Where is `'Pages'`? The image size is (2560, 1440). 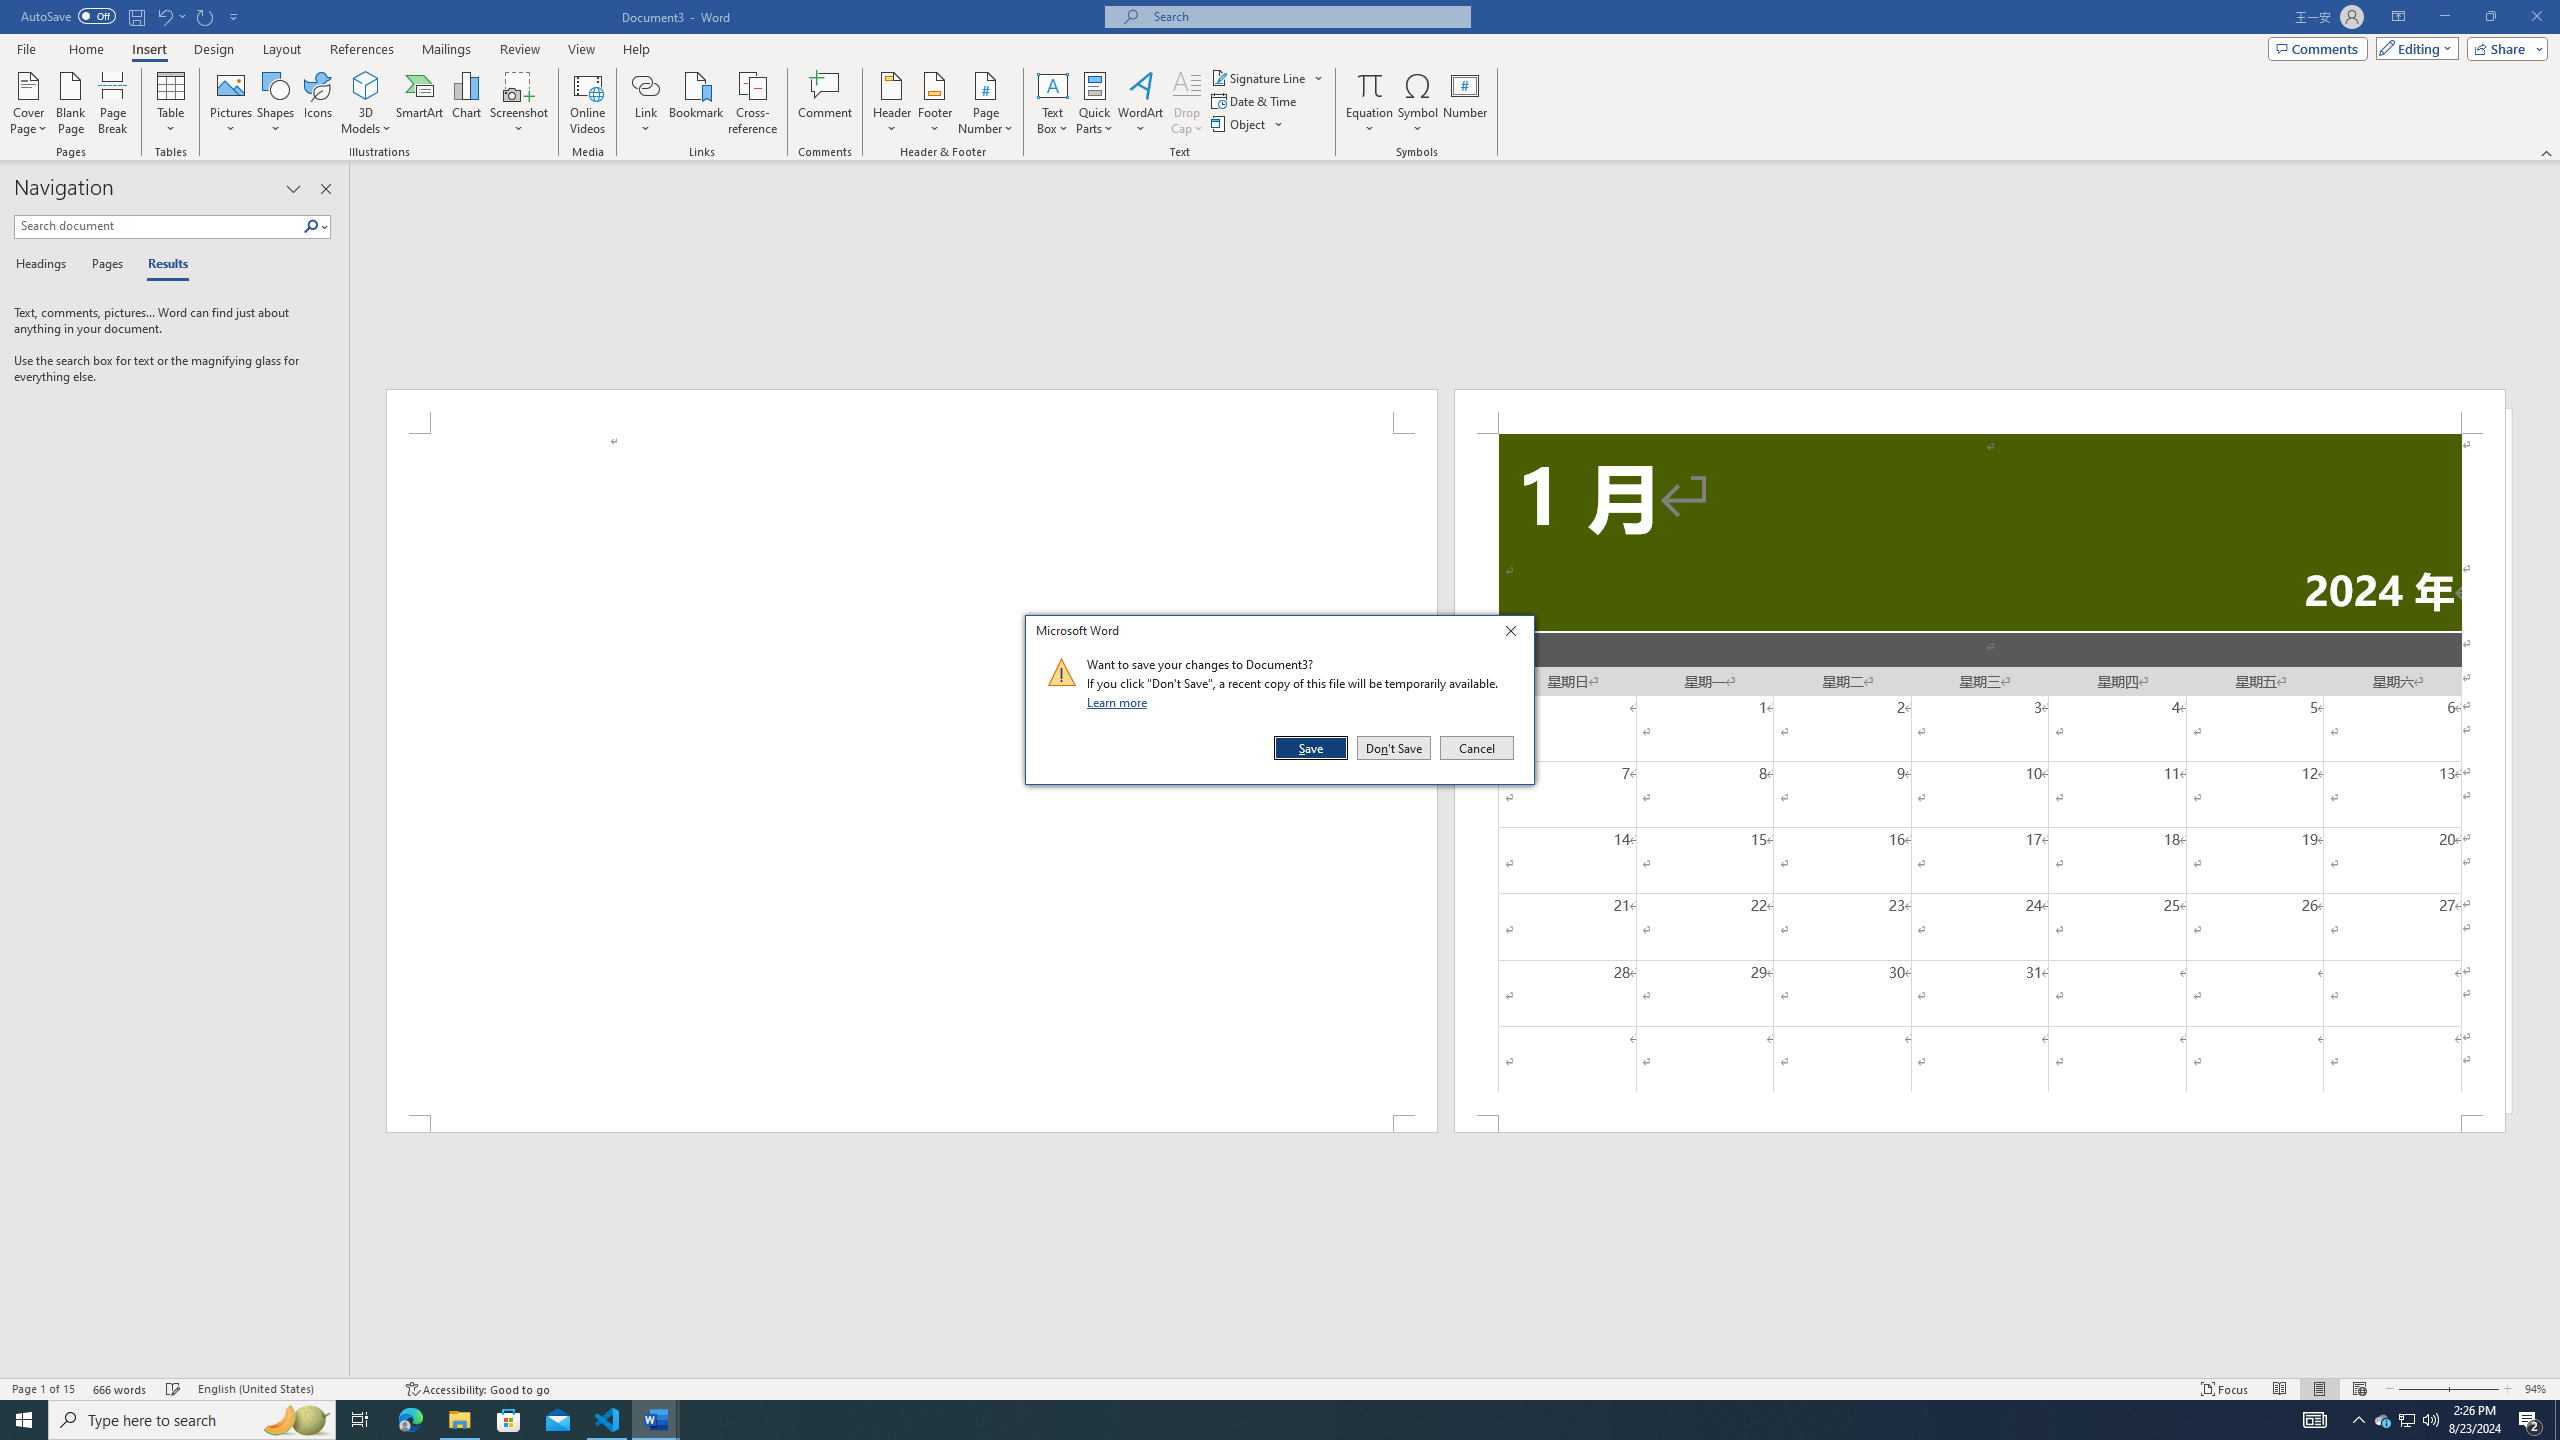
'Pages' is located at coordinates (103, 264).